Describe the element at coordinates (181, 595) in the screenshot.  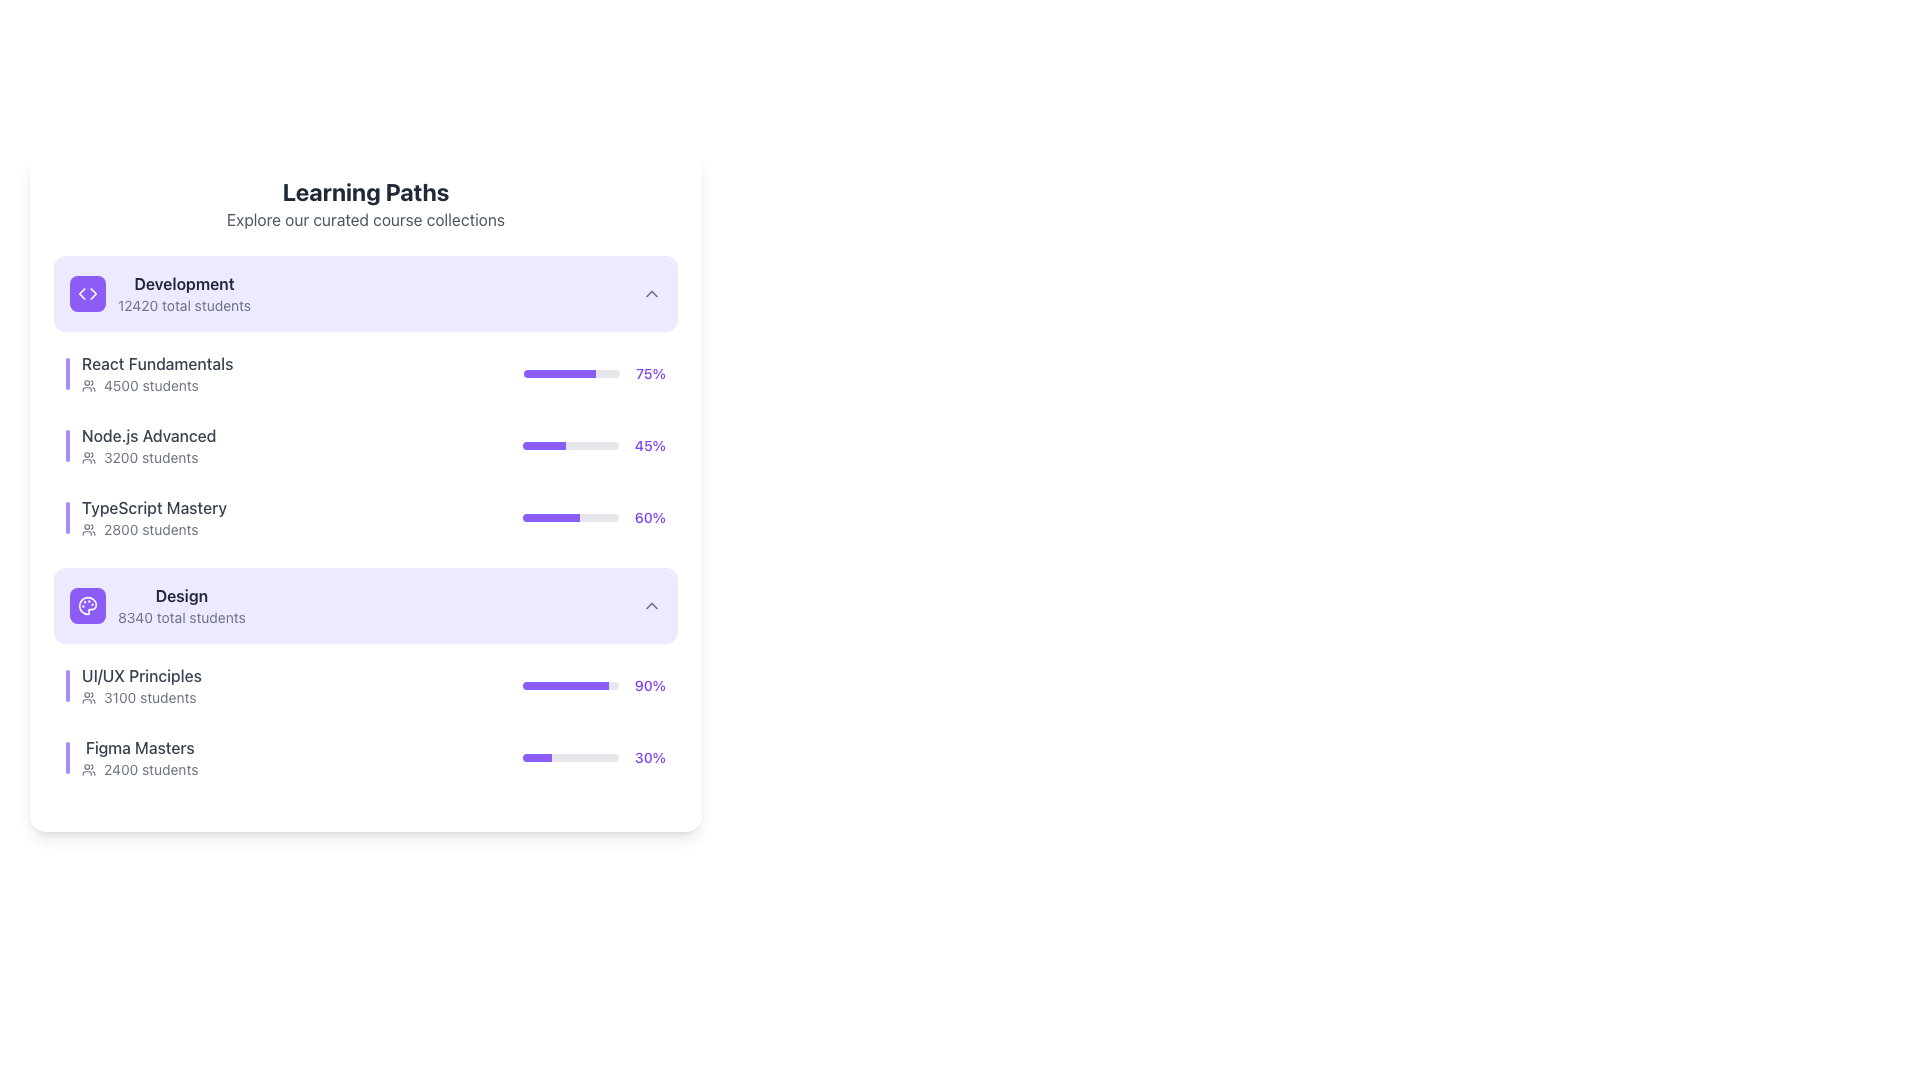
I see `the 'Design' section title text label` at that location.